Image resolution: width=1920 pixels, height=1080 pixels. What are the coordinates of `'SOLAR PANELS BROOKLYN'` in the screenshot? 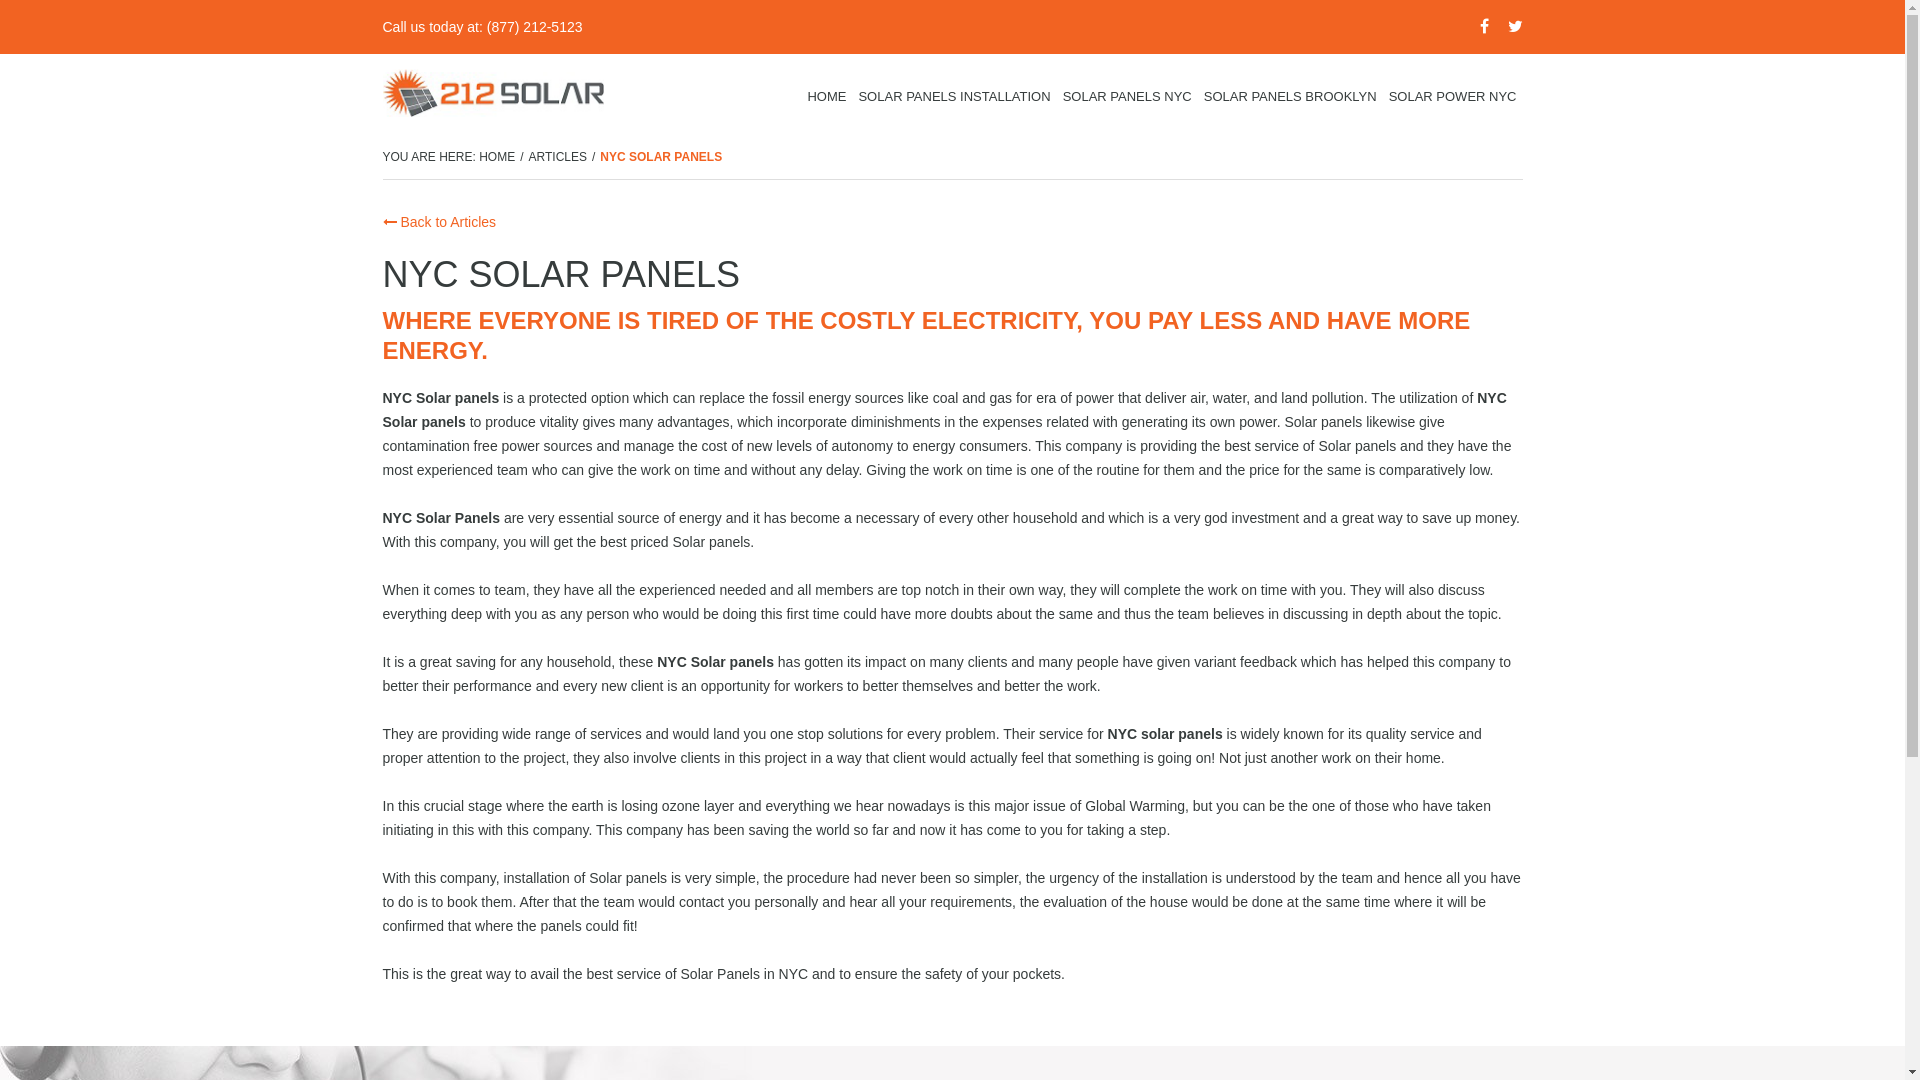 It's located at (1290, 96).